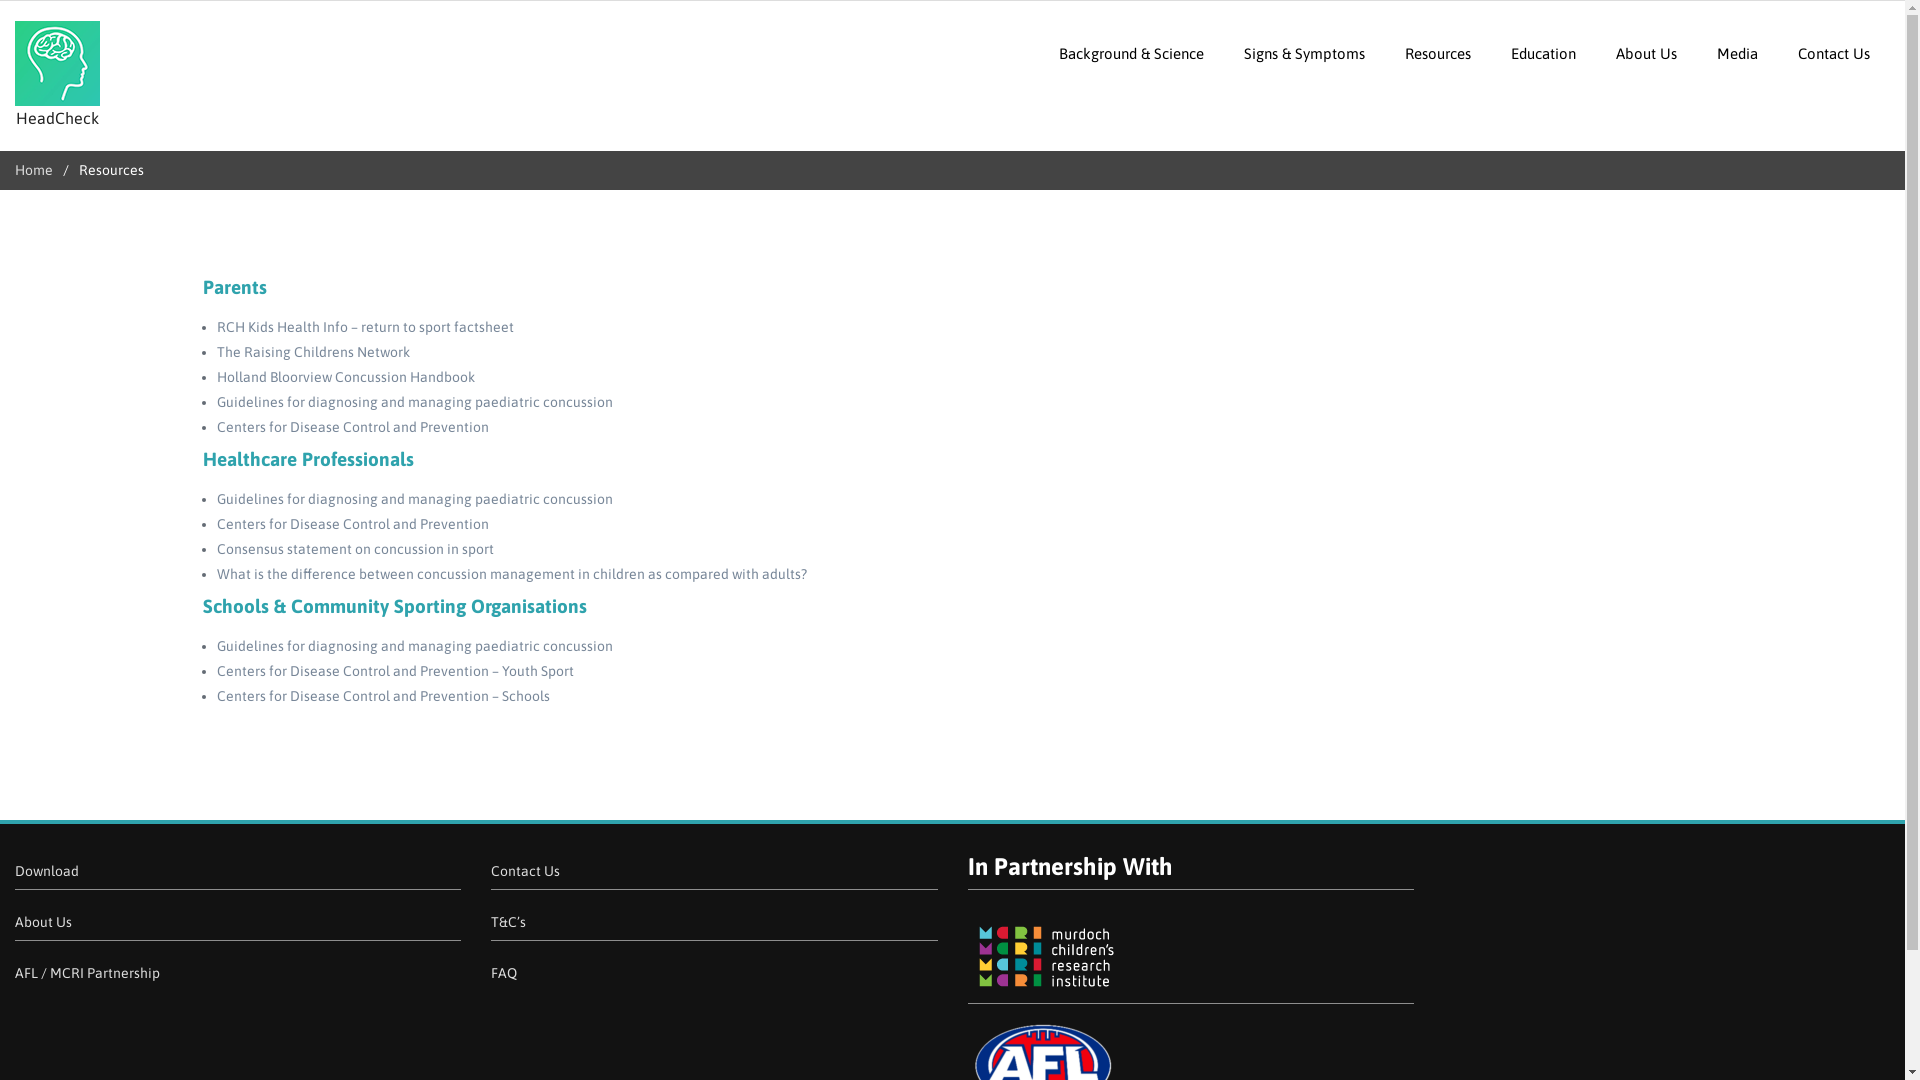 This screenshot has height=1080, width=1920. I want to click on 'Holland Bloorview Concussion Handbook', so click(345, 377).